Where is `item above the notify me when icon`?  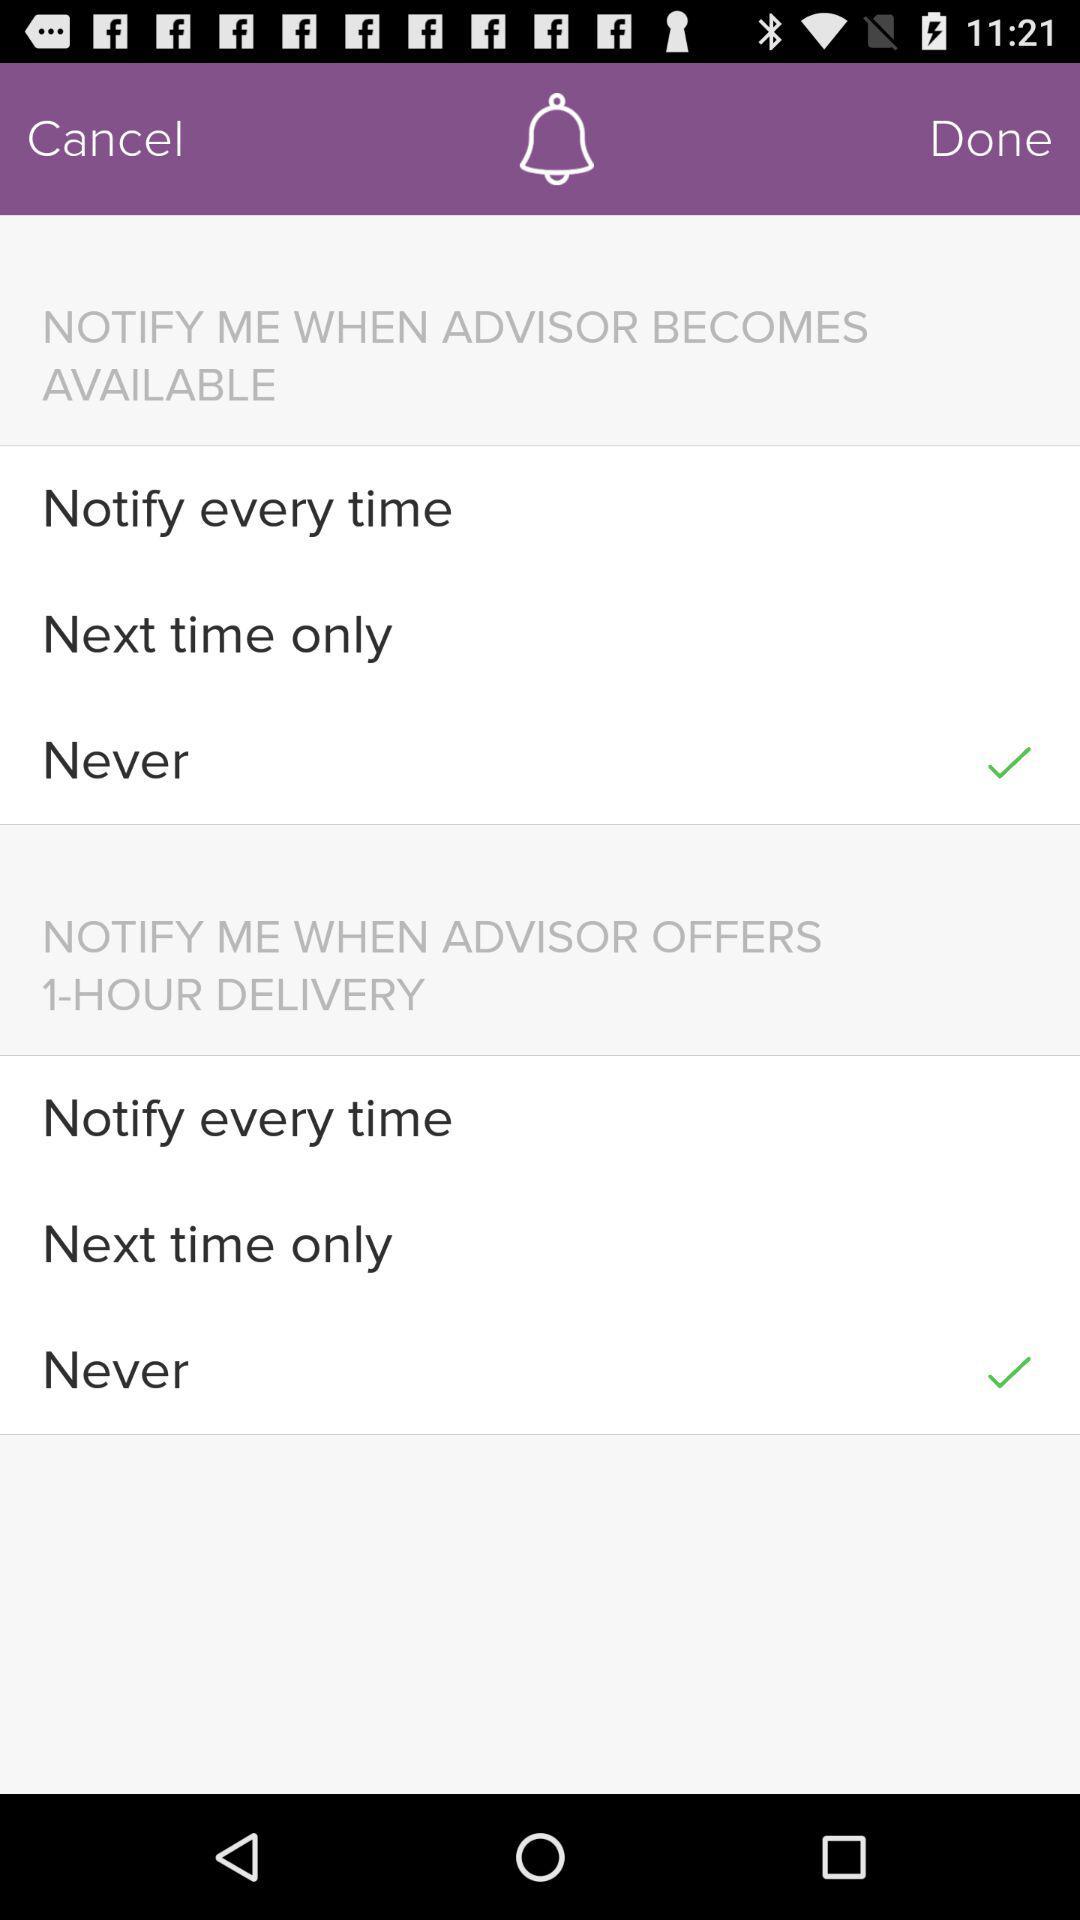
item above the notify me when icon is located at coordinates (105, 138).